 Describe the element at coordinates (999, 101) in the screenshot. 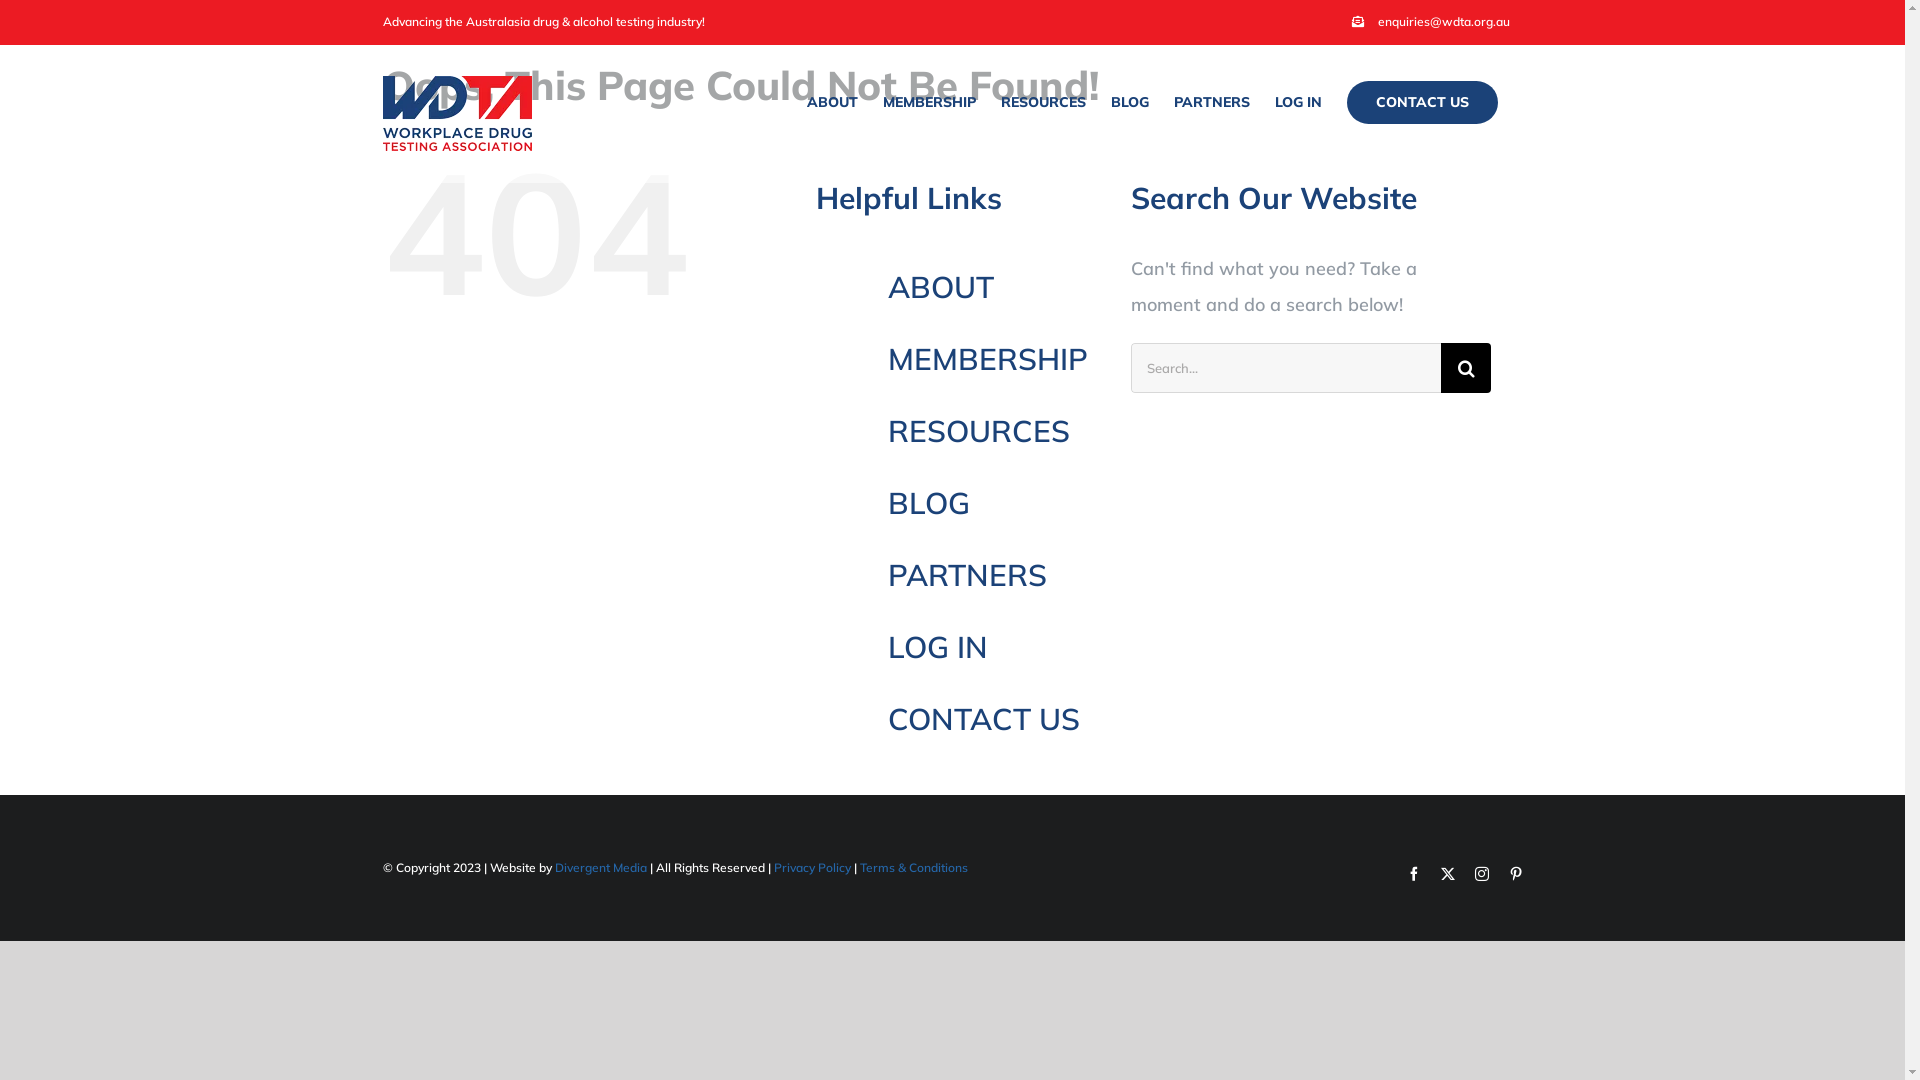

I see `'RESOURCES'` at that location.